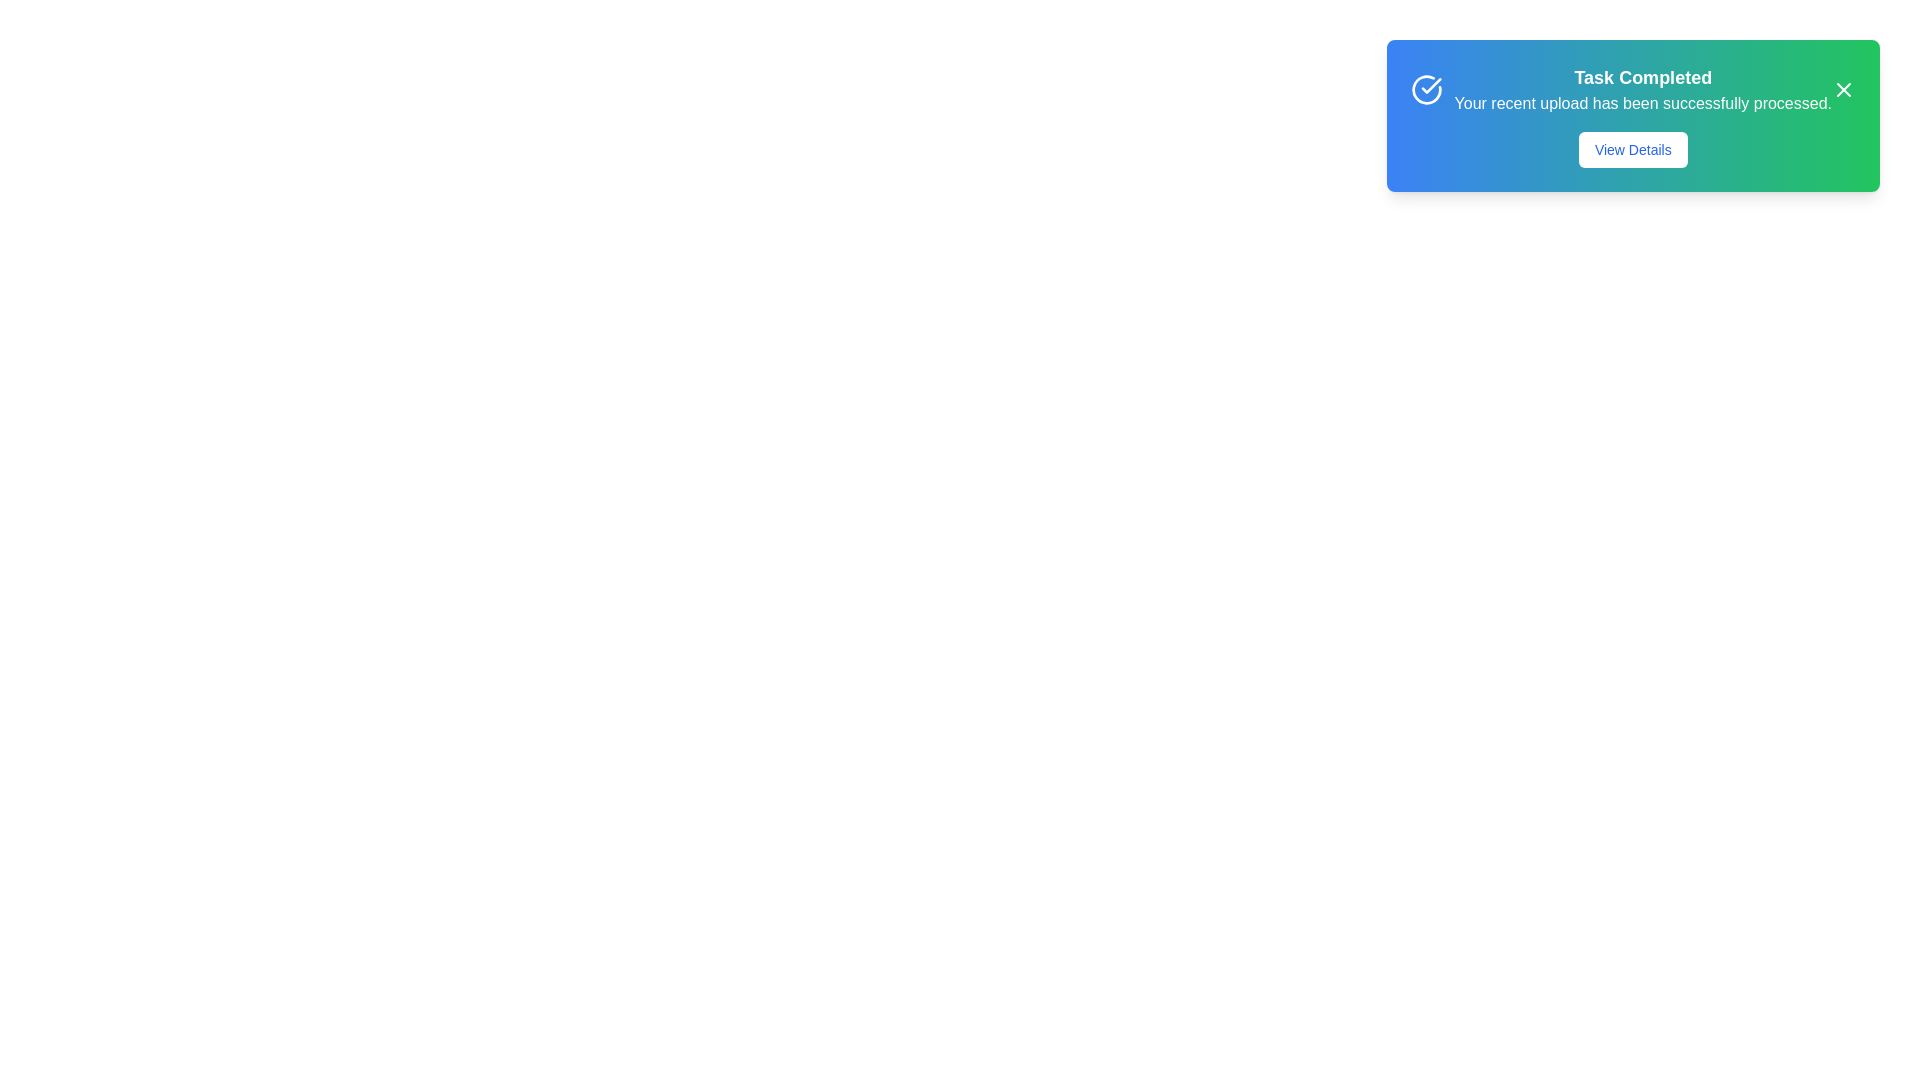 The image size is (1920, 1080). Describe the element at coordinates (1842, 88) in the screenshot. I see `the close button in the top-right corner of the snackbar to close the notification` at that location.